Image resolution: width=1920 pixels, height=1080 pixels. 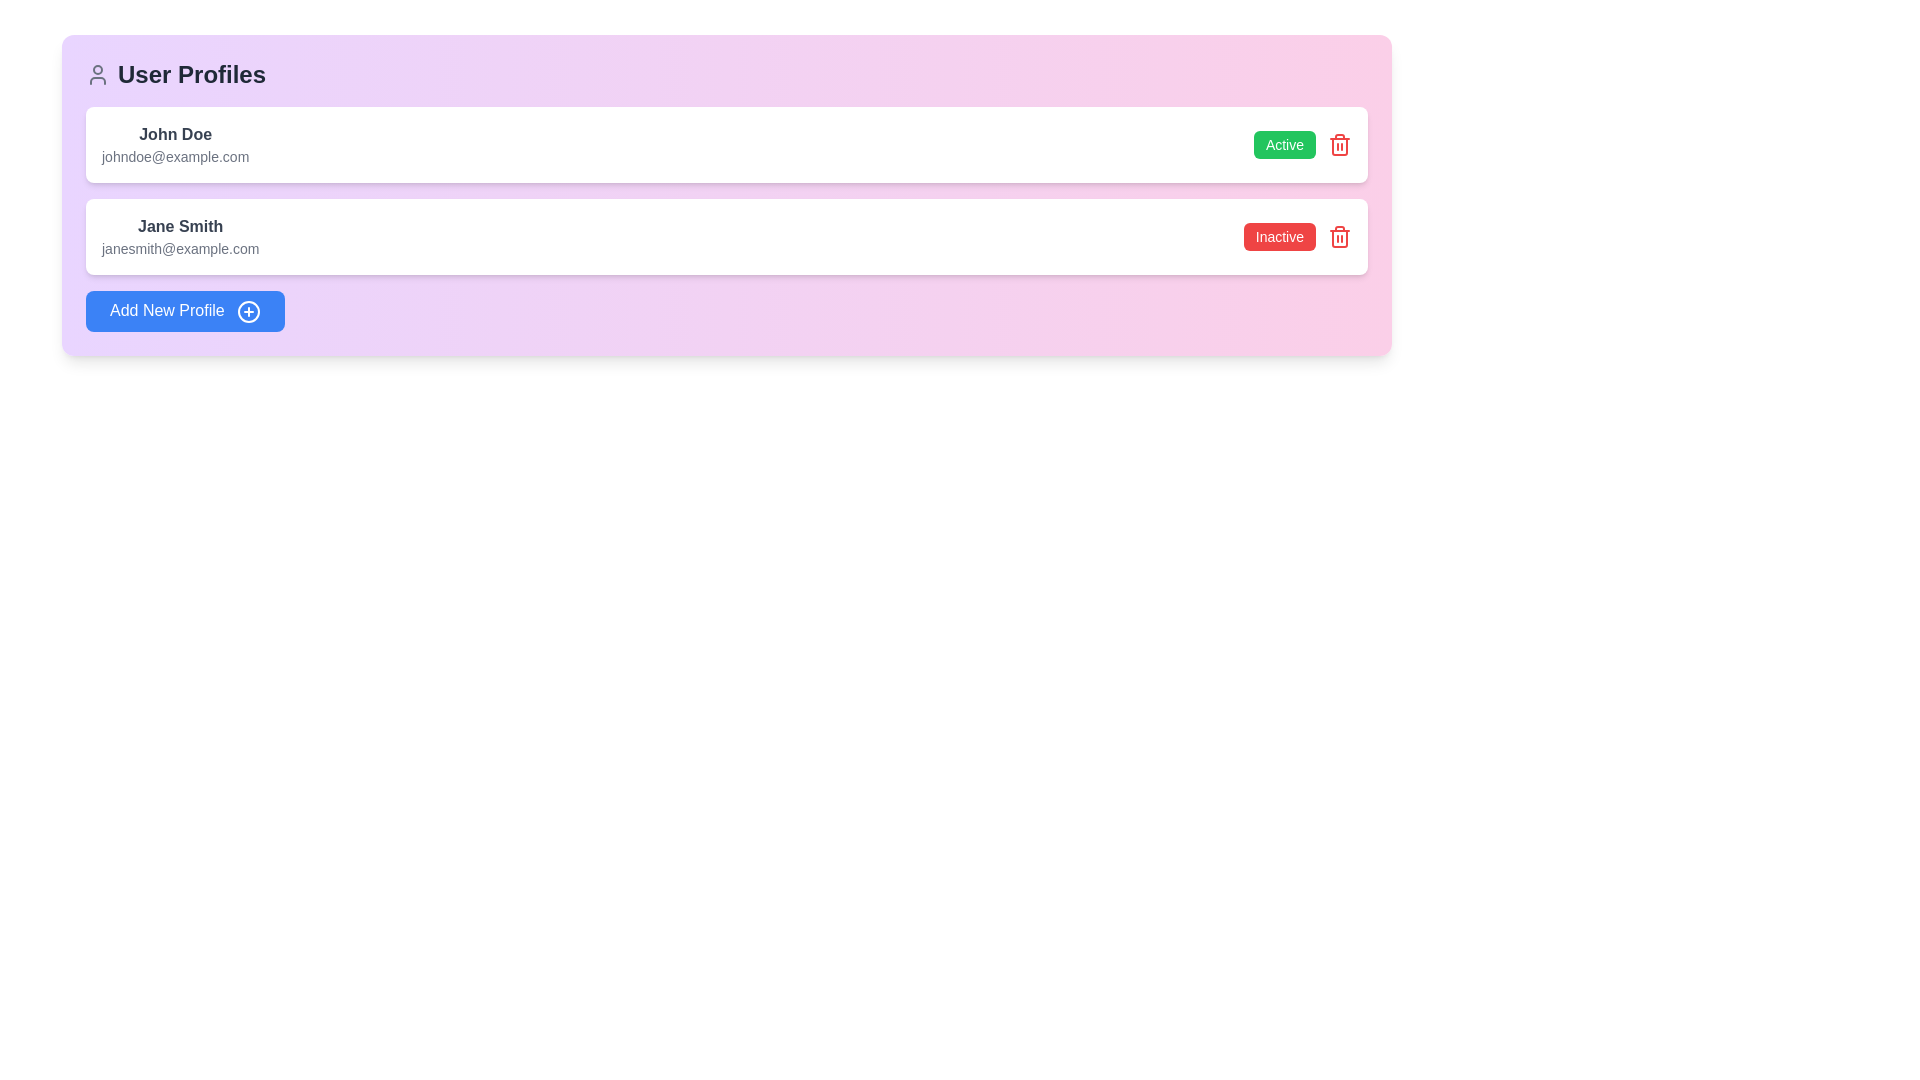 I want to click on the static text displaying the email address 'johndoe@example.com' located beneath the name 'John Doe' in the user profile section, so click(x=175, y=156).